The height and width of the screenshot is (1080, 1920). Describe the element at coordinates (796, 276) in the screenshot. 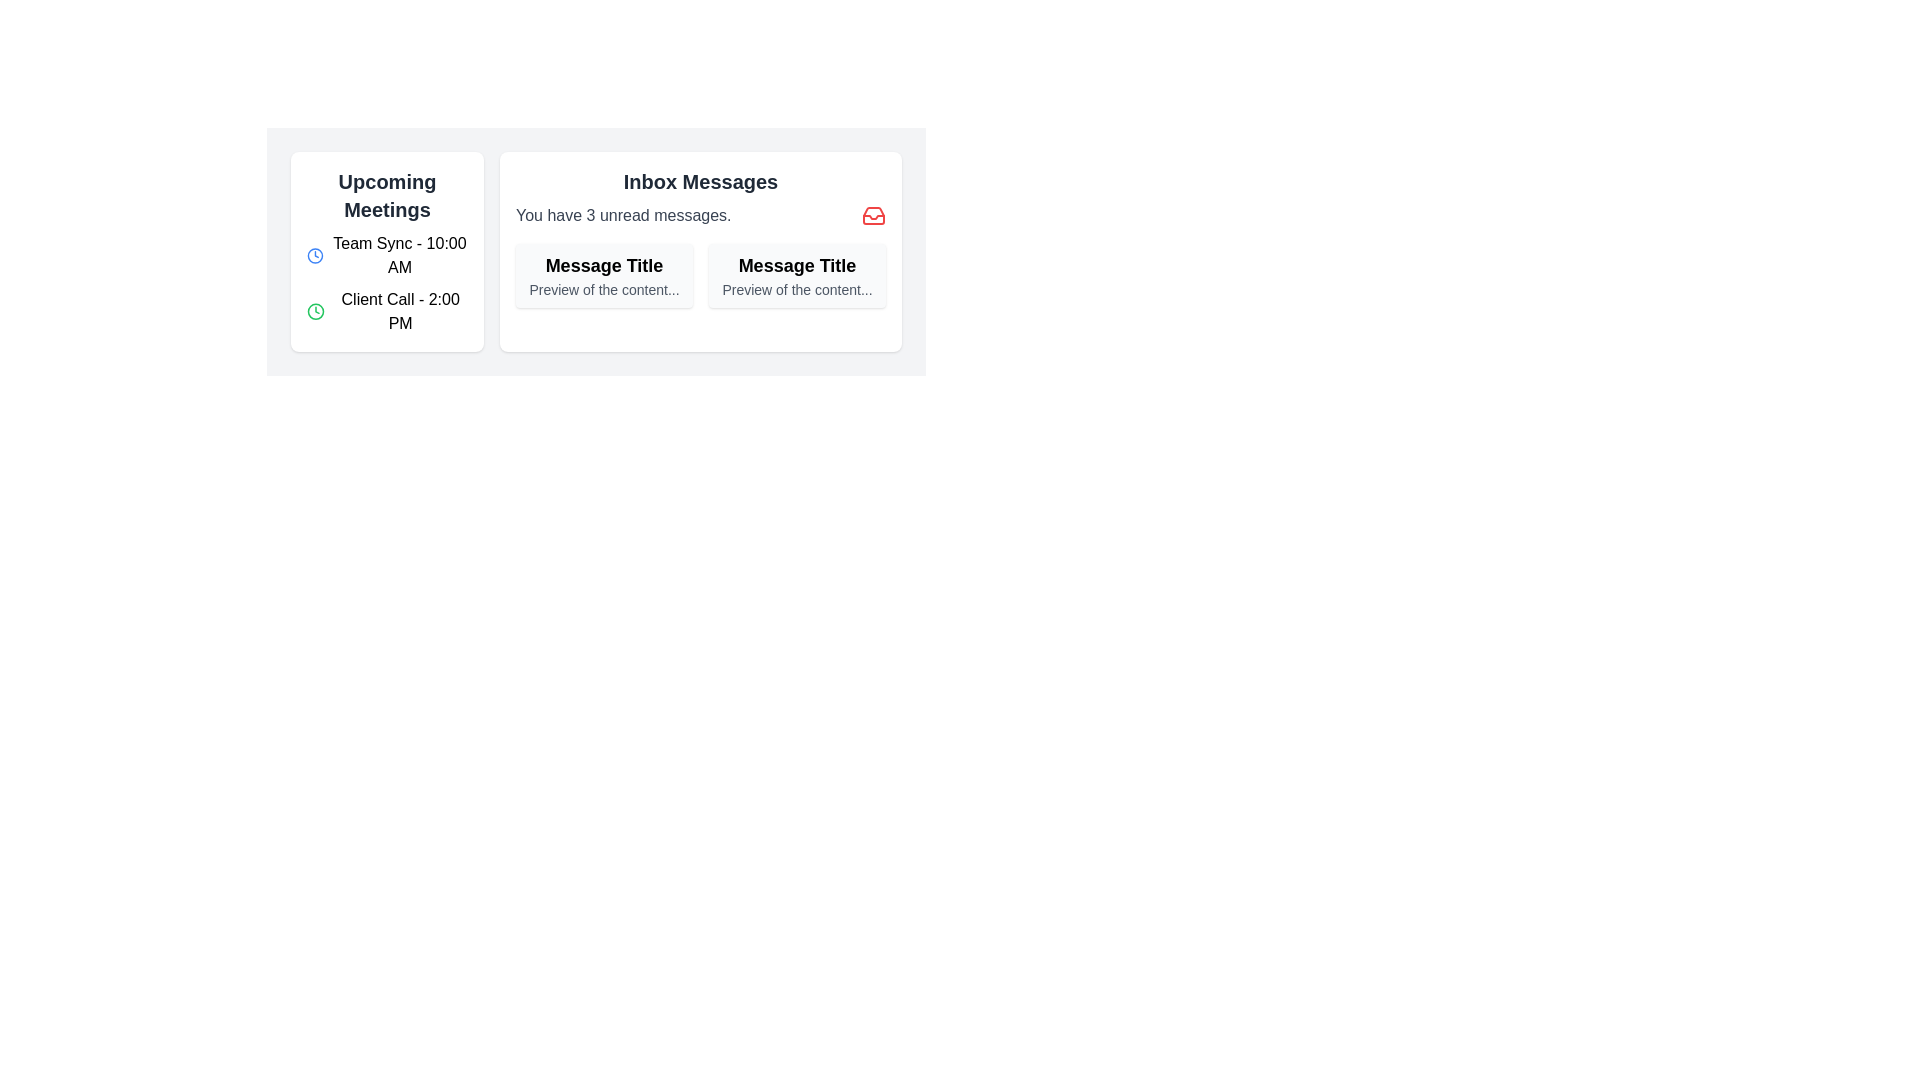

I see `preview content from the message preview card titled 'Message Title', which is the second box in the two-column layout under the 'Inbox Messages' section` at that location.